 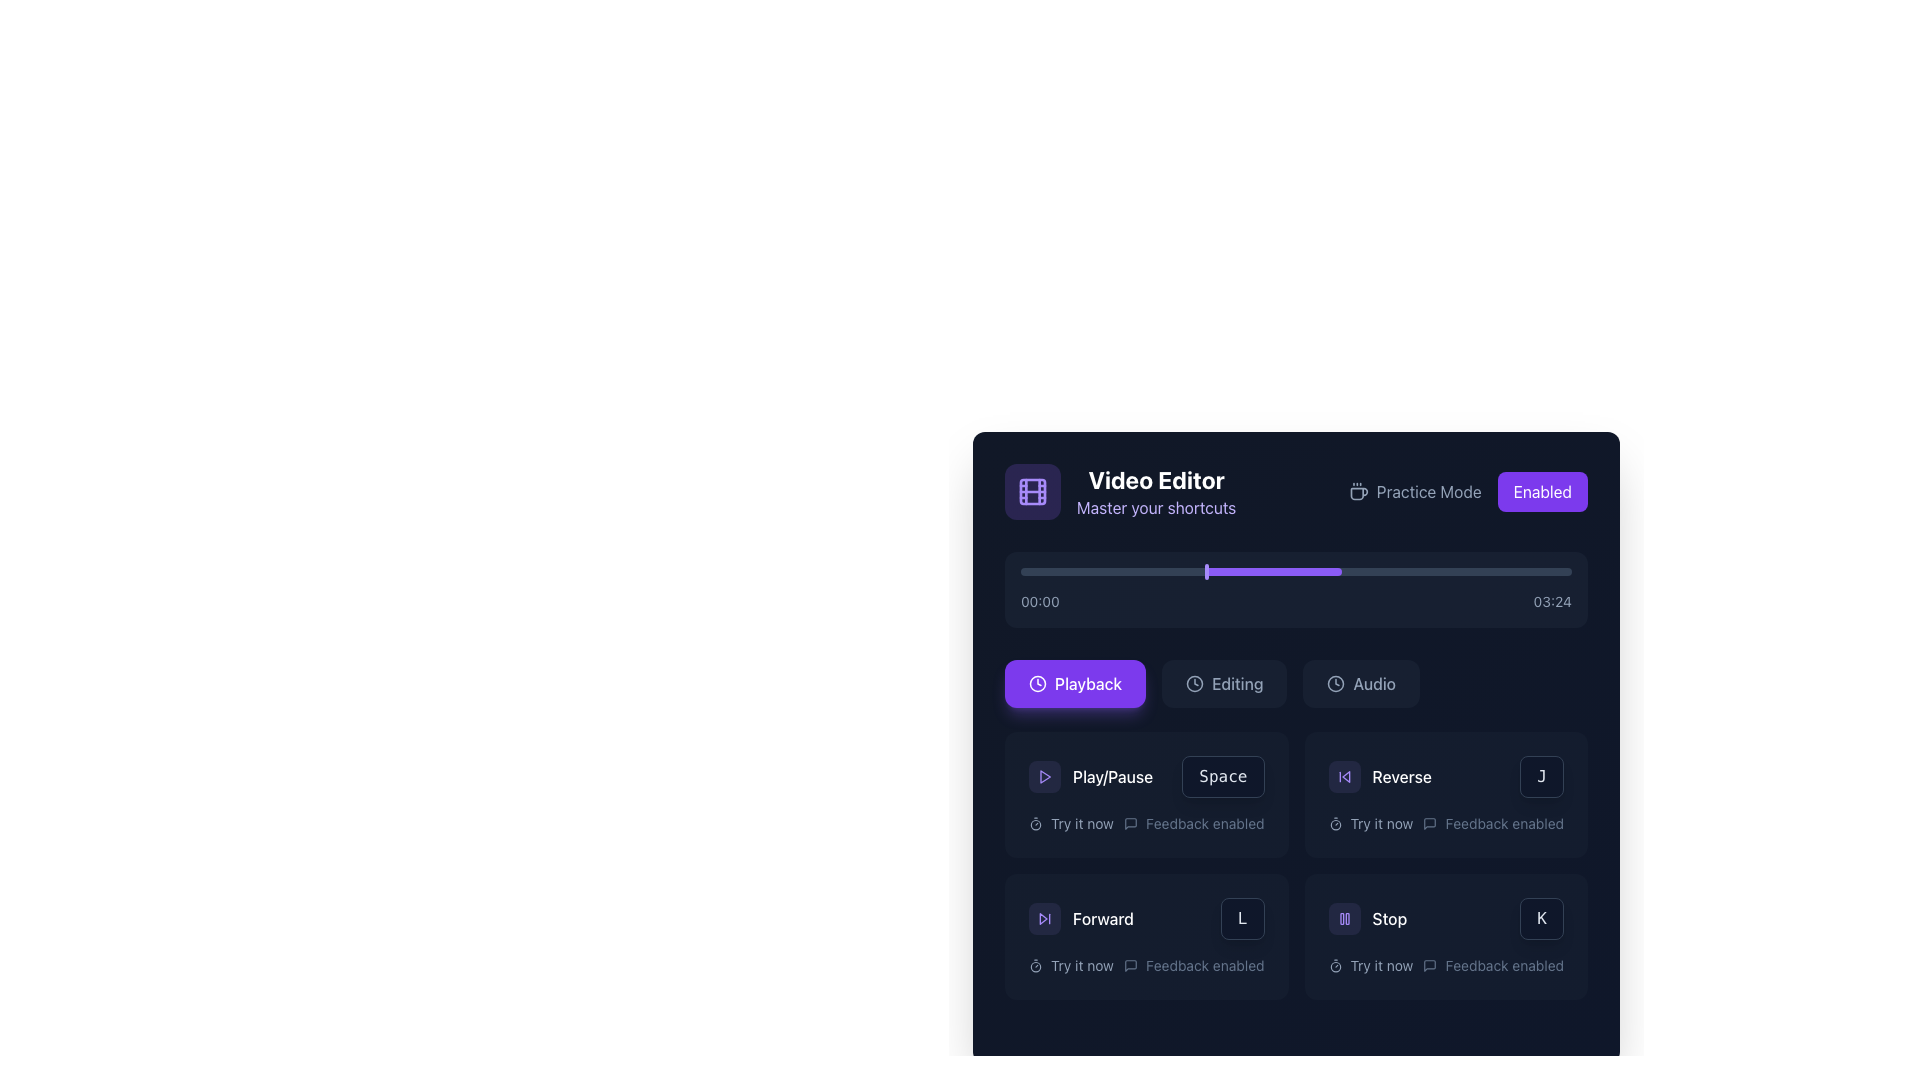 What do you see at coordinates (1359, 494) in the screenshot?
I see `the coffee cup icon, which is a graphical depiction resembling a rounded cup with a handle on the right side, located towards the top left corner of the interface` at bounding box center [1359, 494].